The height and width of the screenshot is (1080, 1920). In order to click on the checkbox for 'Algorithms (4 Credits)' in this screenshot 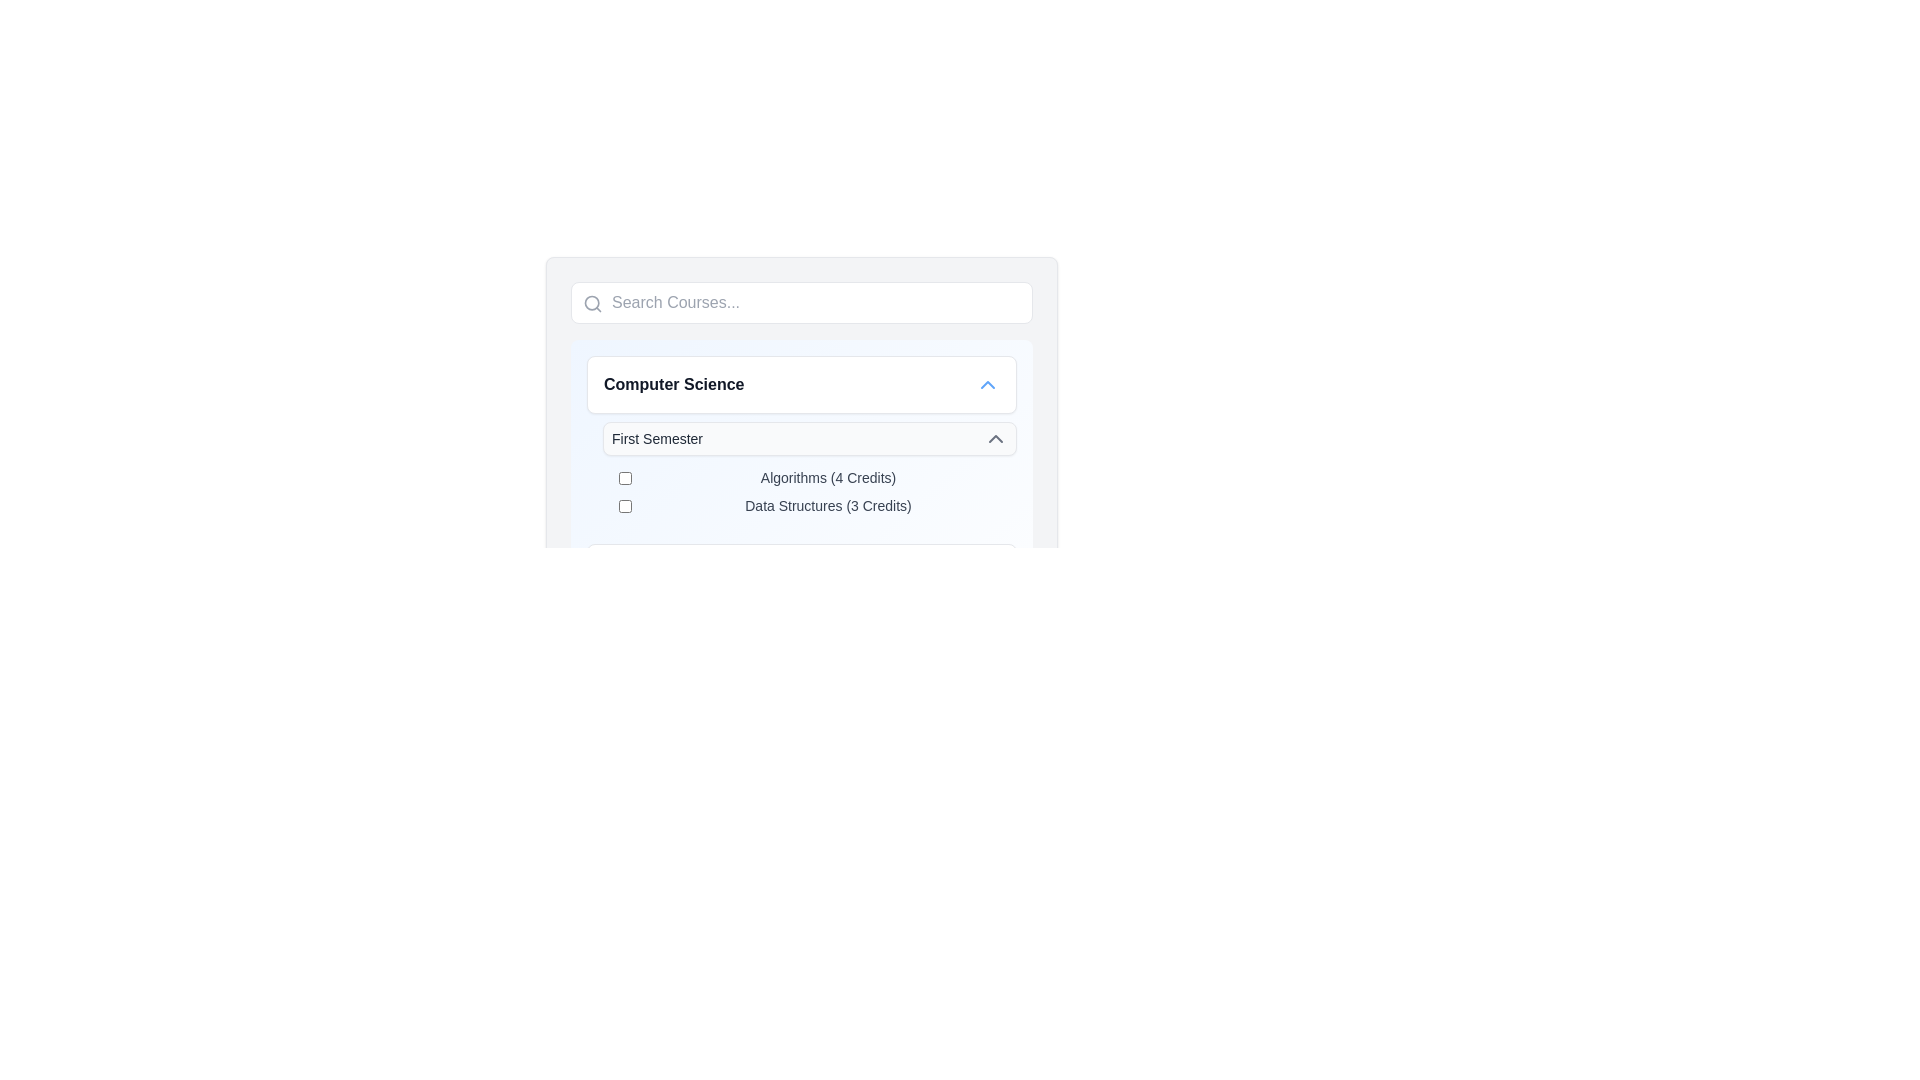, I will do `click(624, 478)`.